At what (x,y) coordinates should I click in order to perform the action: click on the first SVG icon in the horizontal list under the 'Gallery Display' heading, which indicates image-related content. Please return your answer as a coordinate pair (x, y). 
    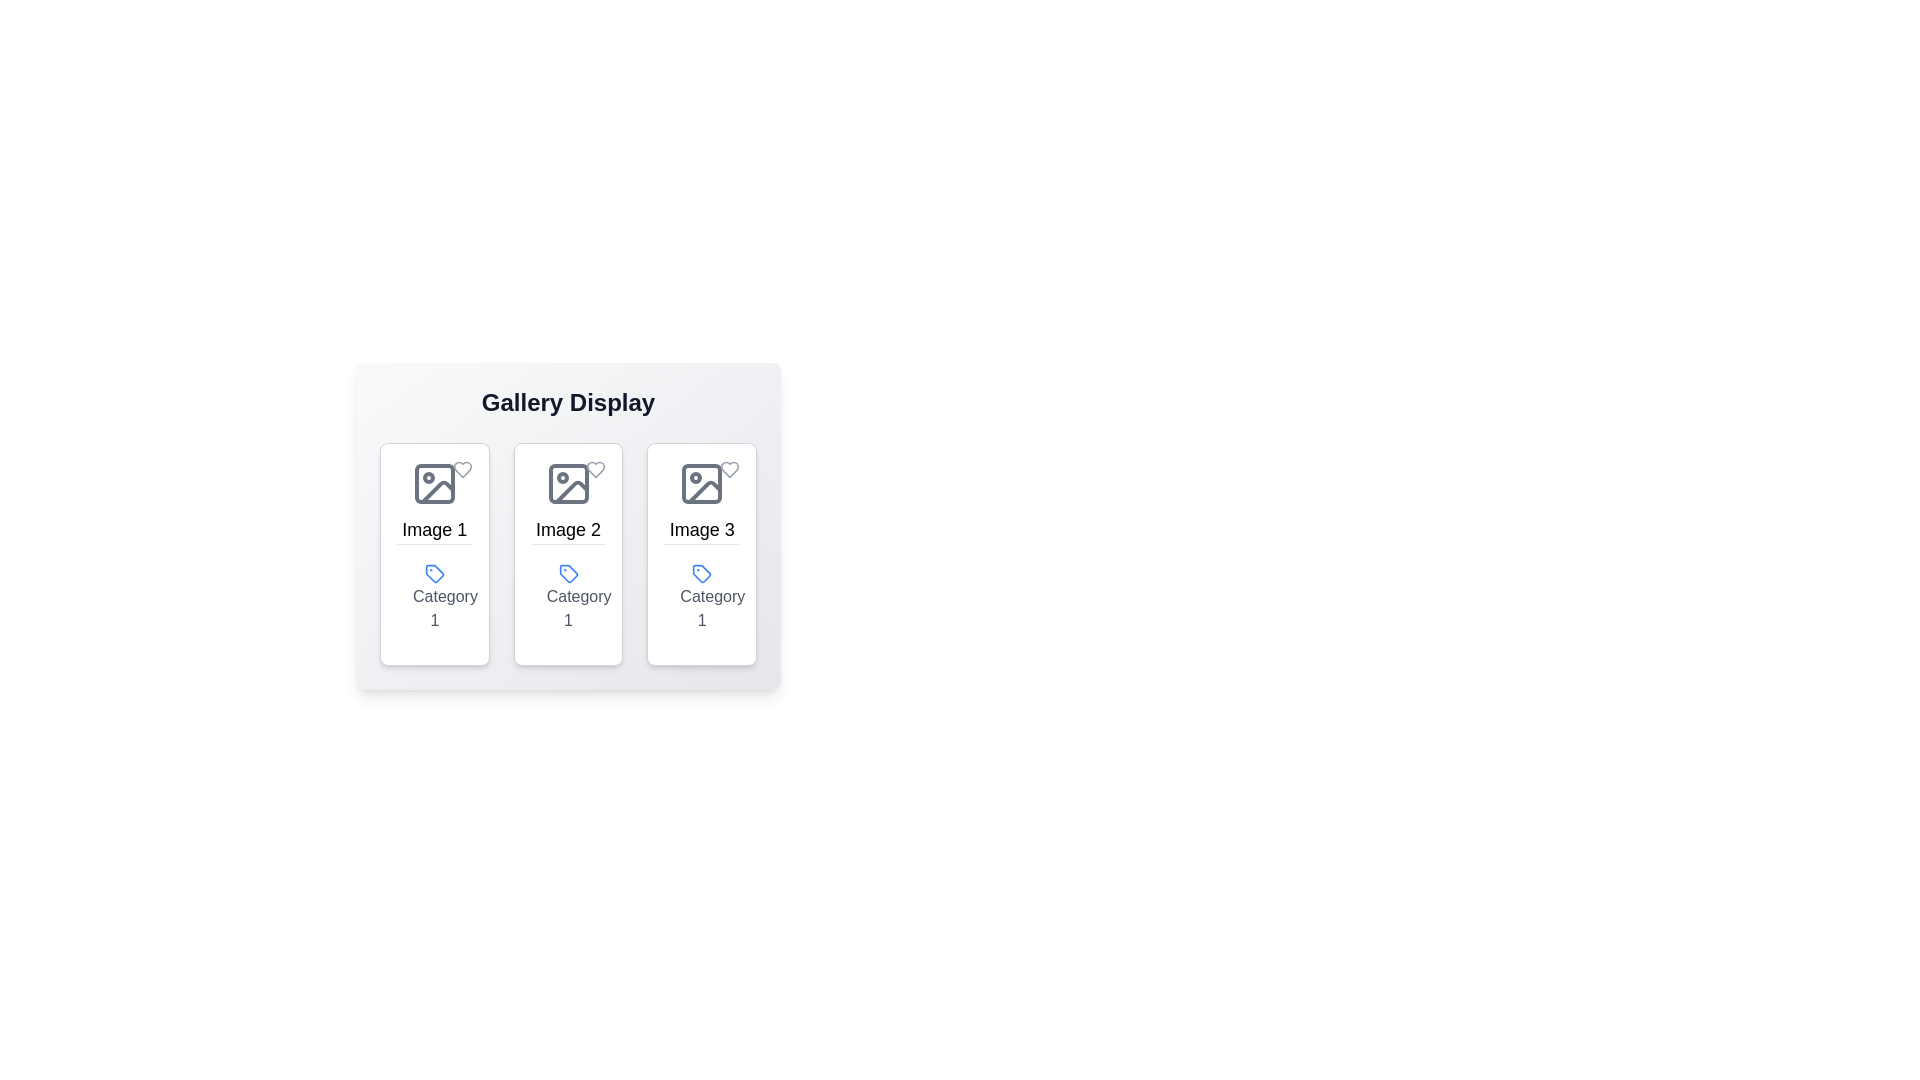
    Looking at the image, I should click on (433, 483).